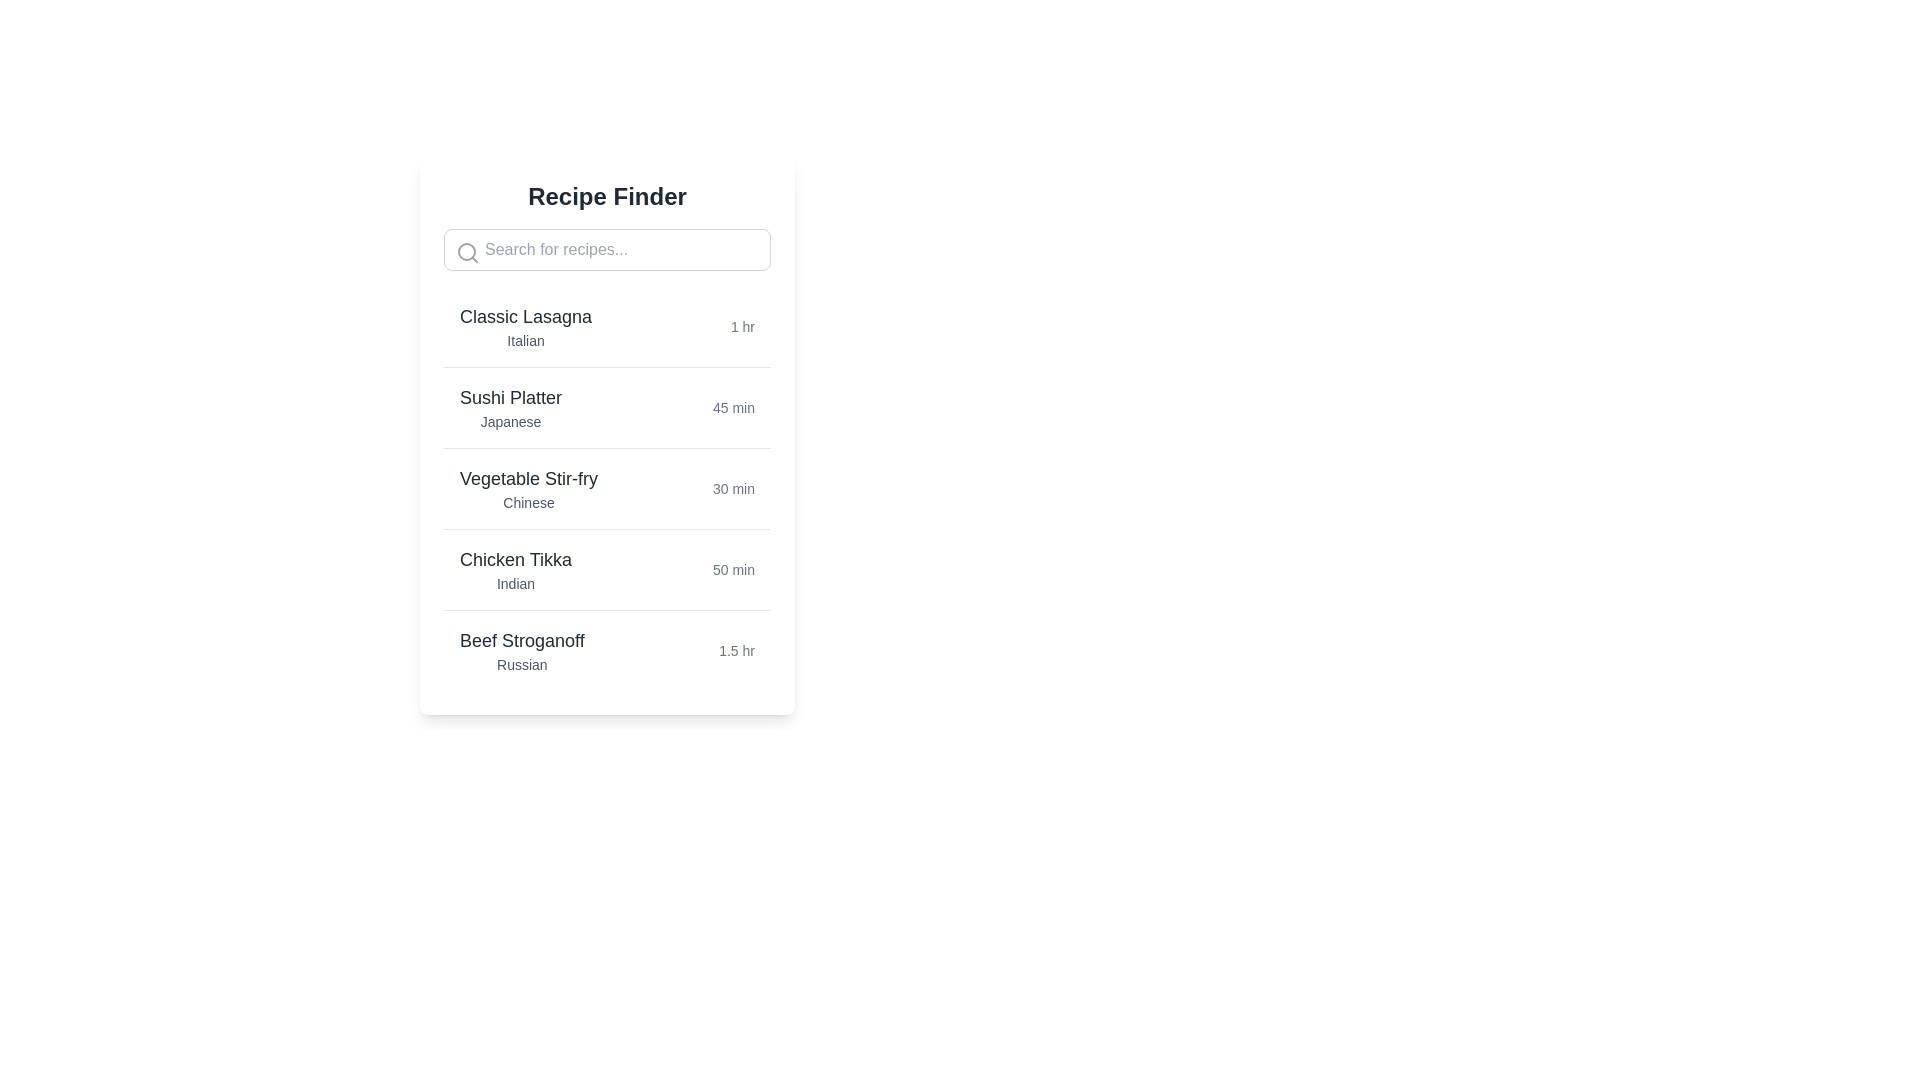  I want to click on text content of the Text Label displaying 'Indian', which is located beneath the bolded title 'Chicken Tikka' in the Recipe Finder list interface, so click(516, 583).